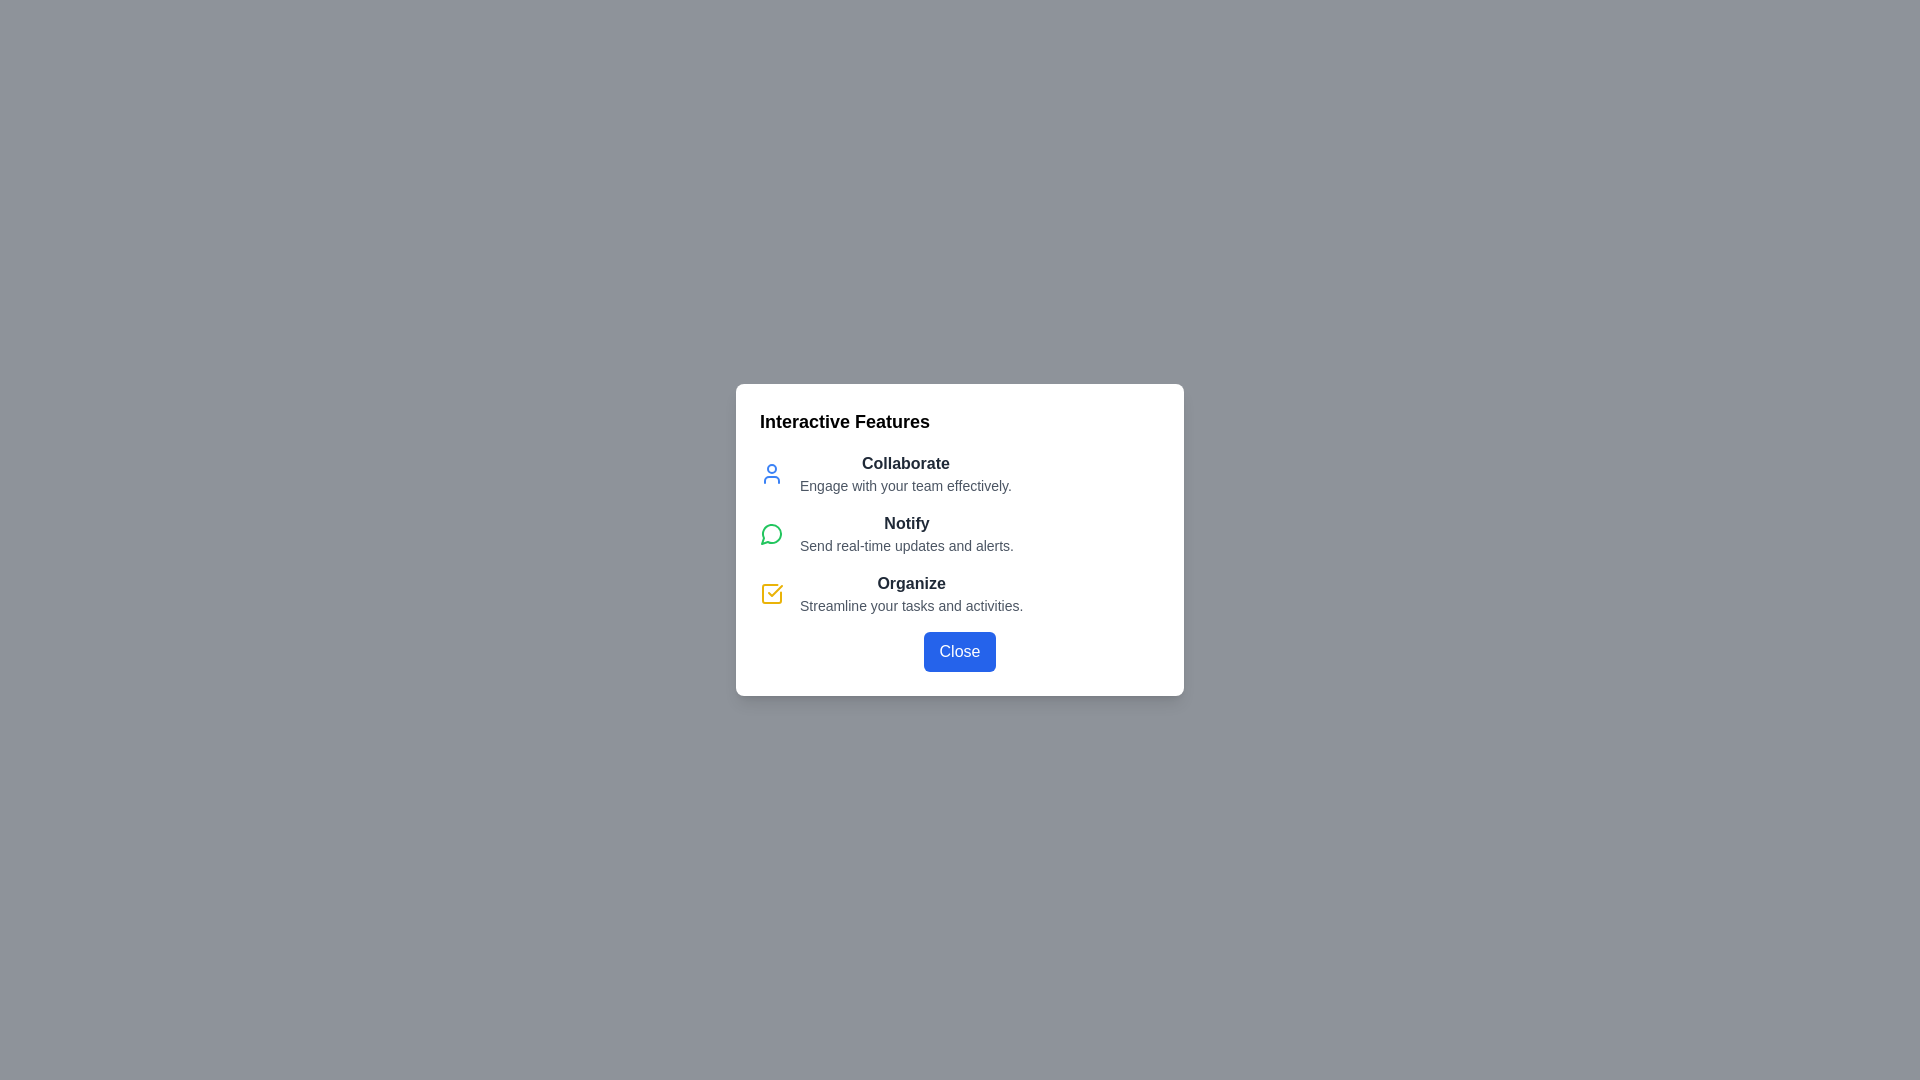  I want to click on the feature Notify to explore its content, so click(771, 532).